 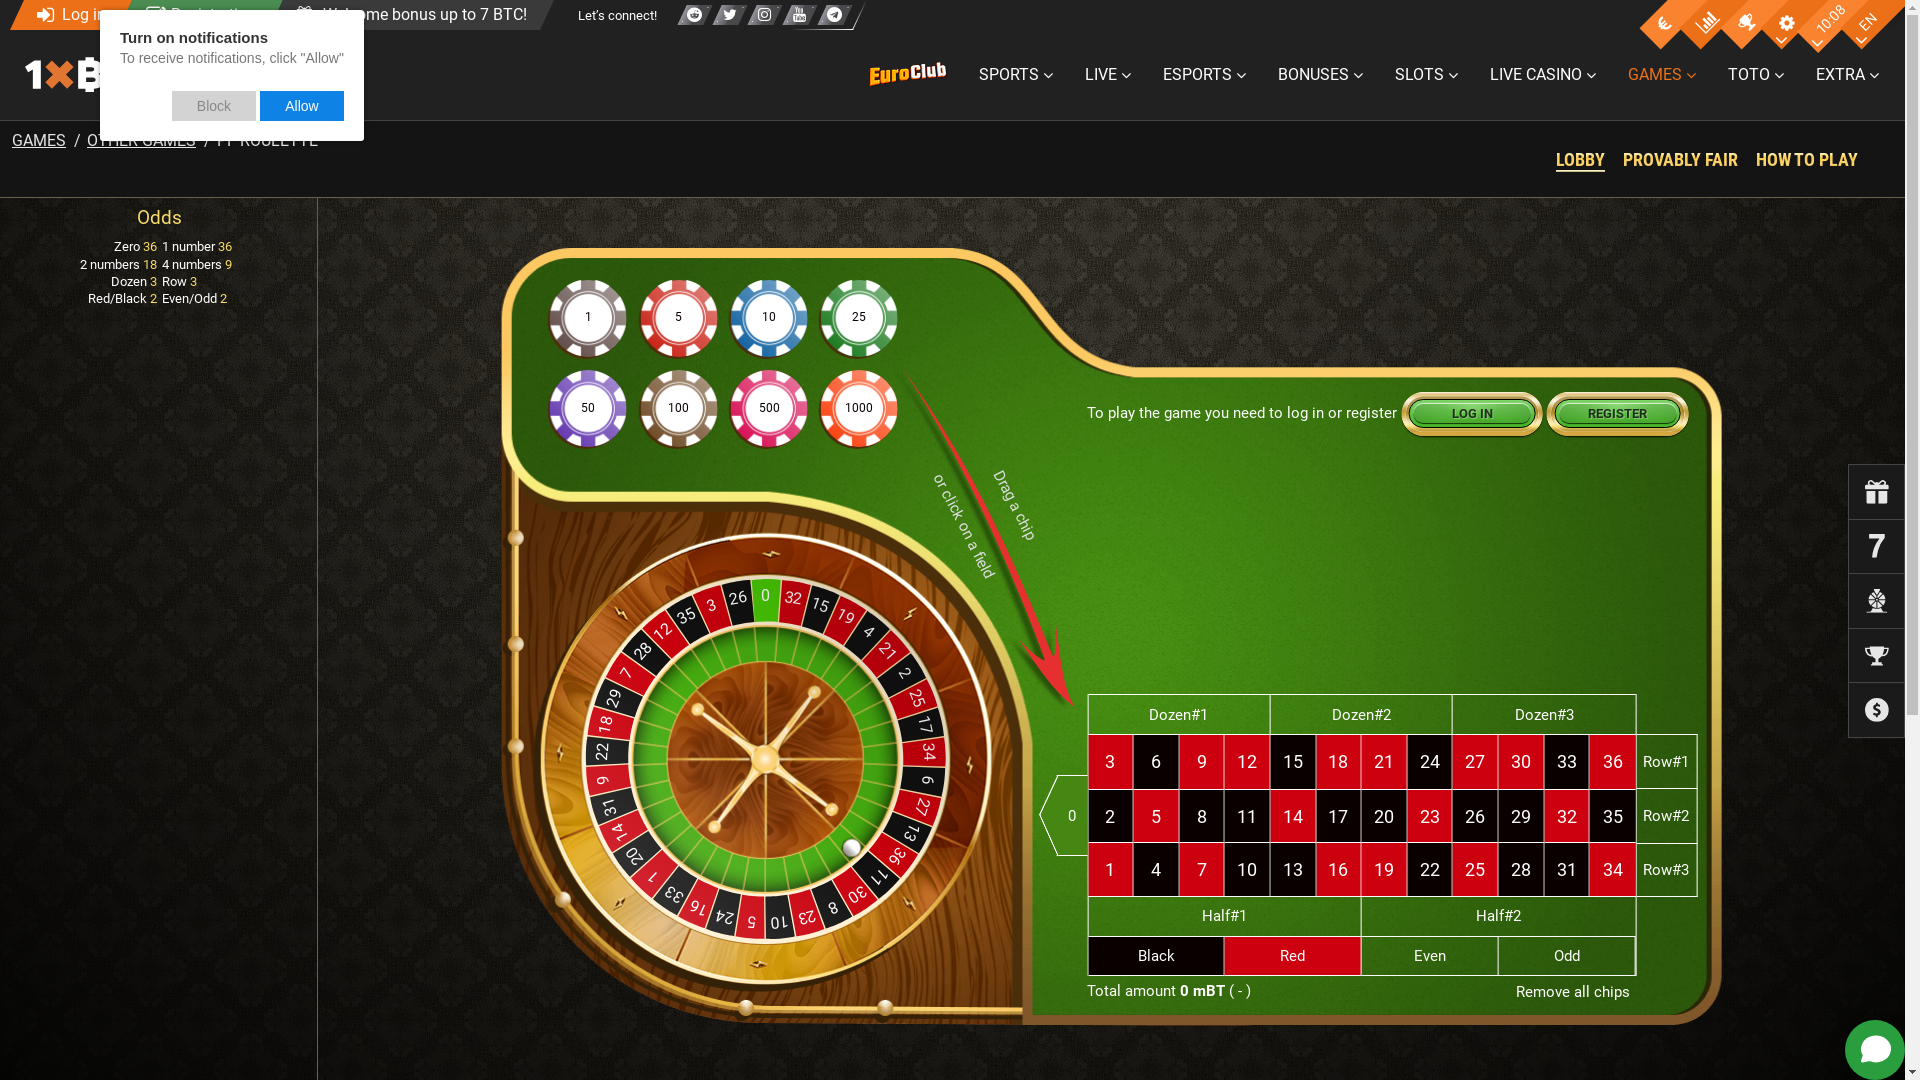 I want to click on 'SLOTS', so click(x=1425, y=73).